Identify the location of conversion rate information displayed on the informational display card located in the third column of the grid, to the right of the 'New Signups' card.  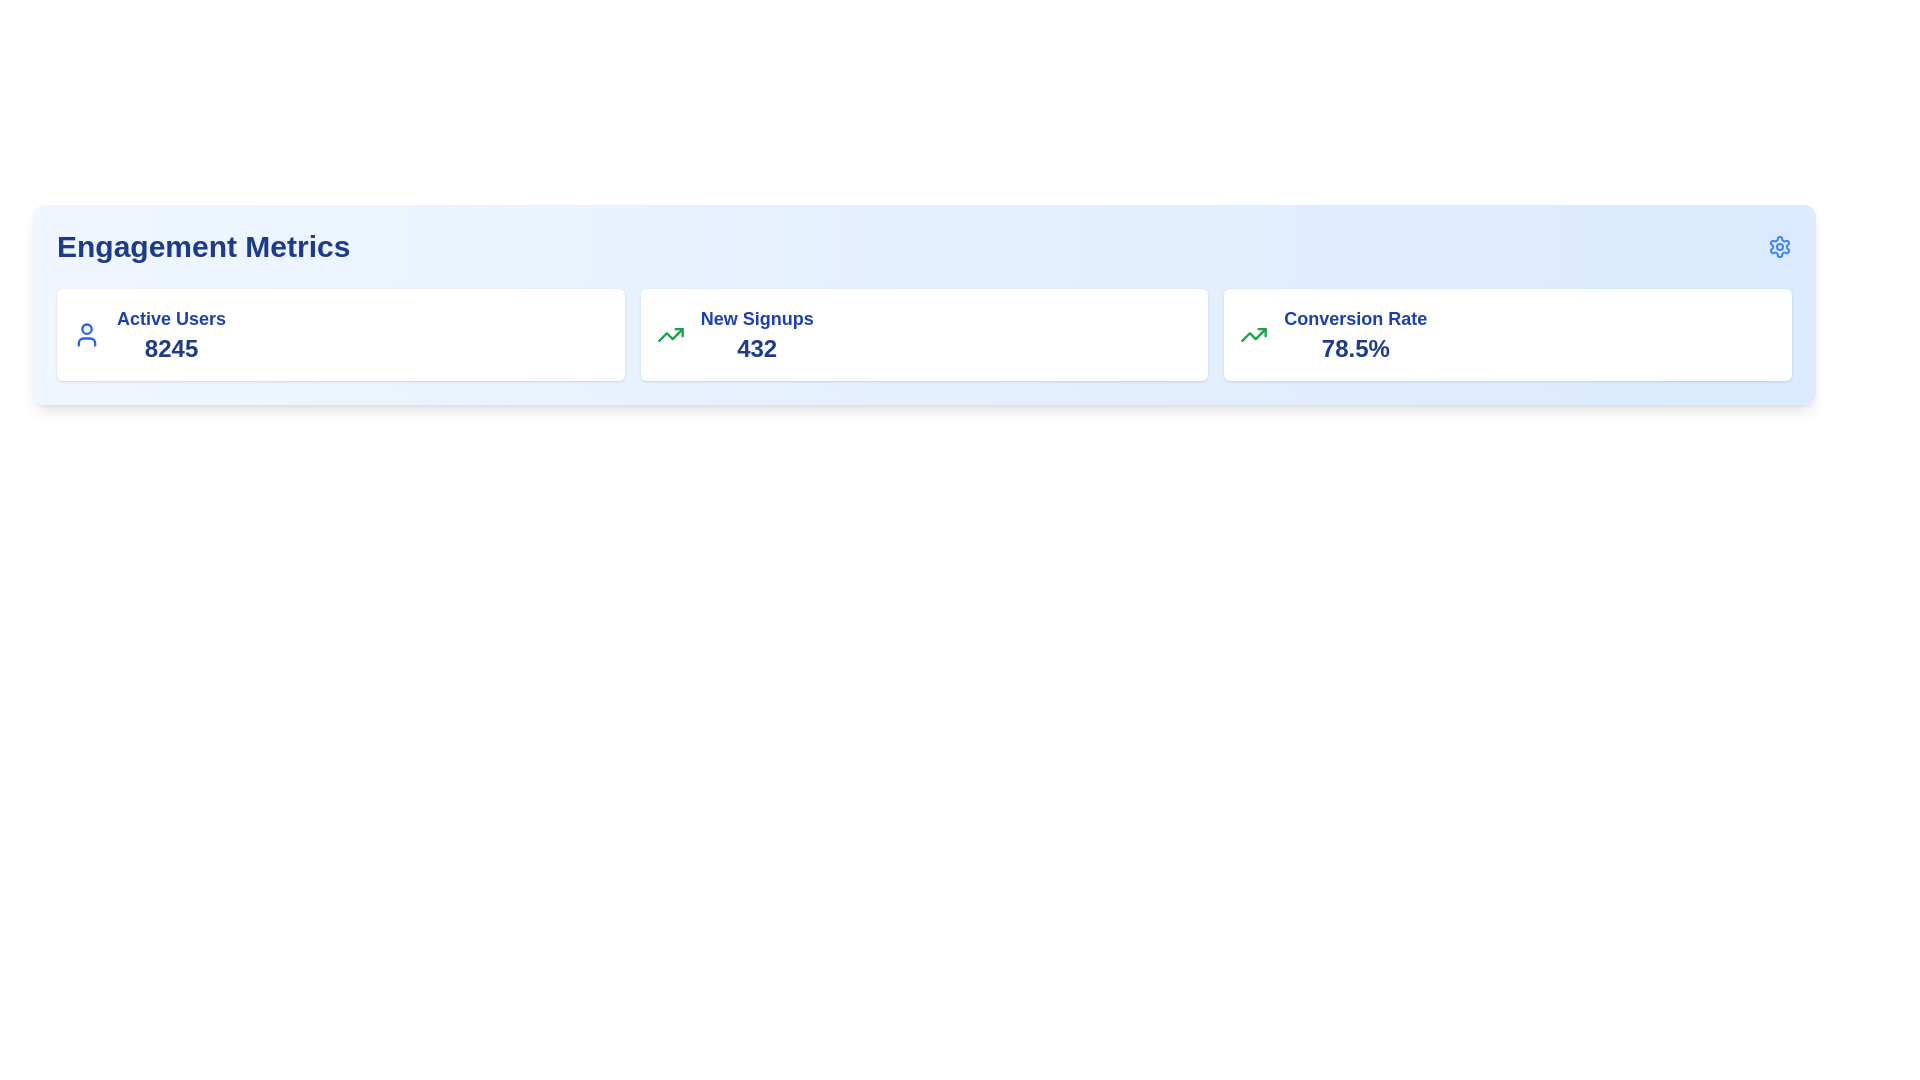
(1508, 334).